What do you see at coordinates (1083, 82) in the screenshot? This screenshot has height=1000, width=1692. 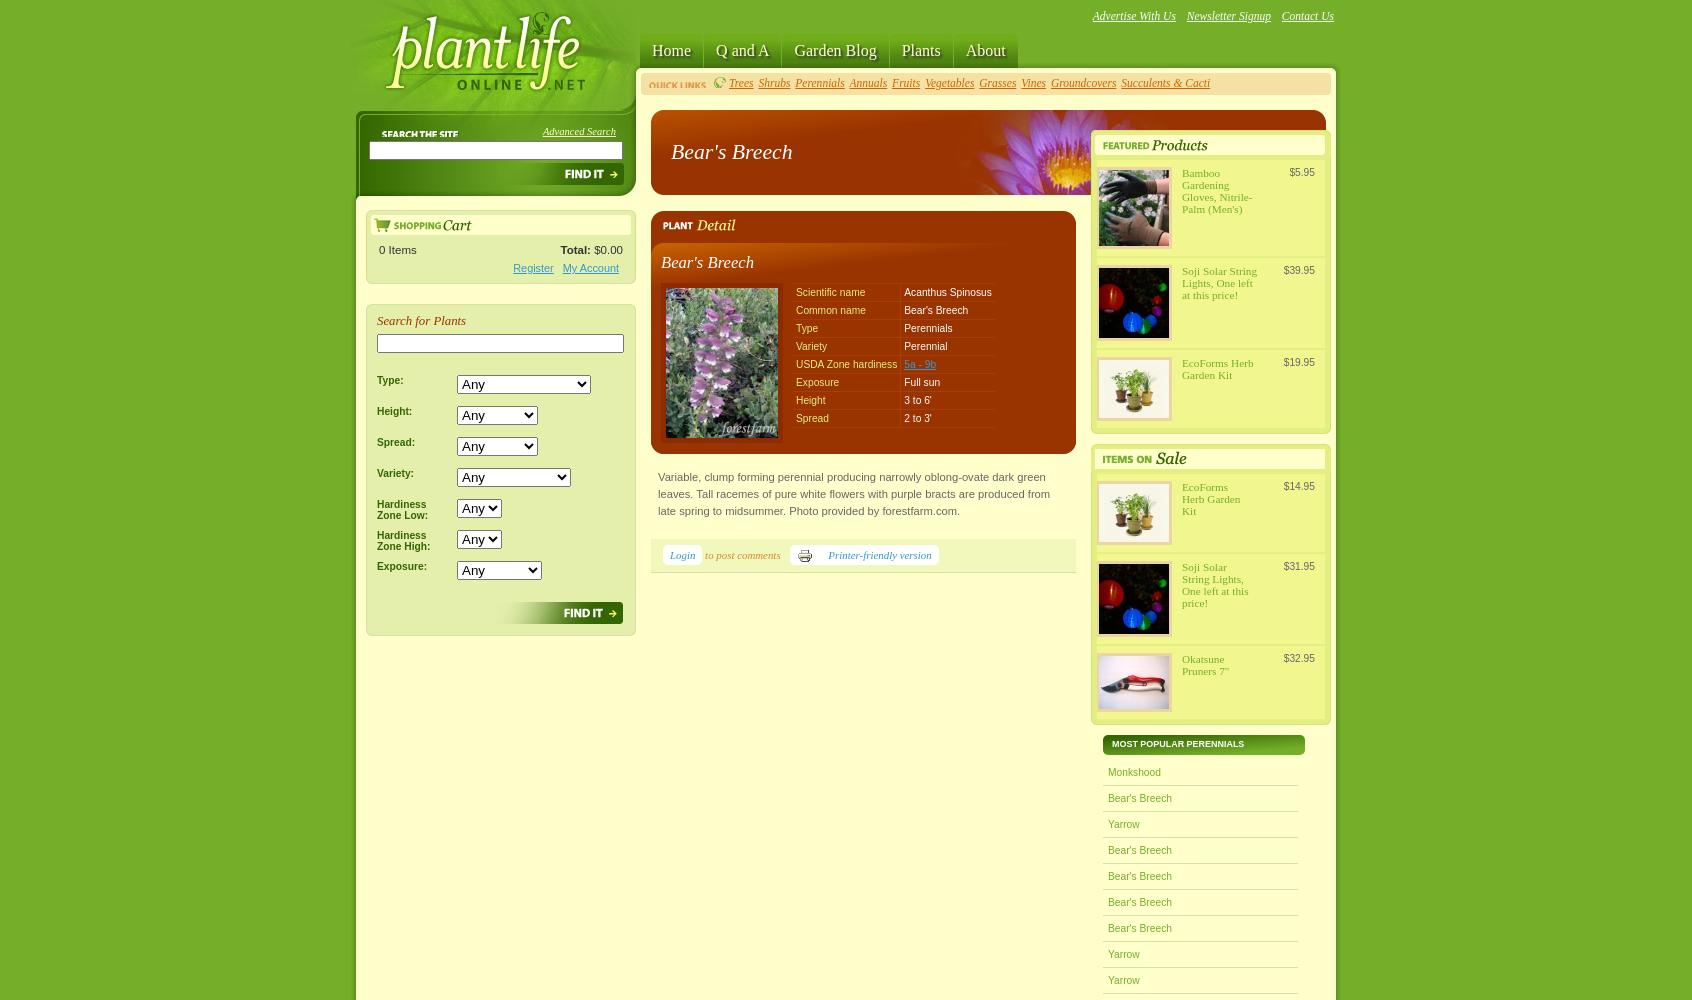 I see `'Groundcovers'` at bounding box center [1083, 82].